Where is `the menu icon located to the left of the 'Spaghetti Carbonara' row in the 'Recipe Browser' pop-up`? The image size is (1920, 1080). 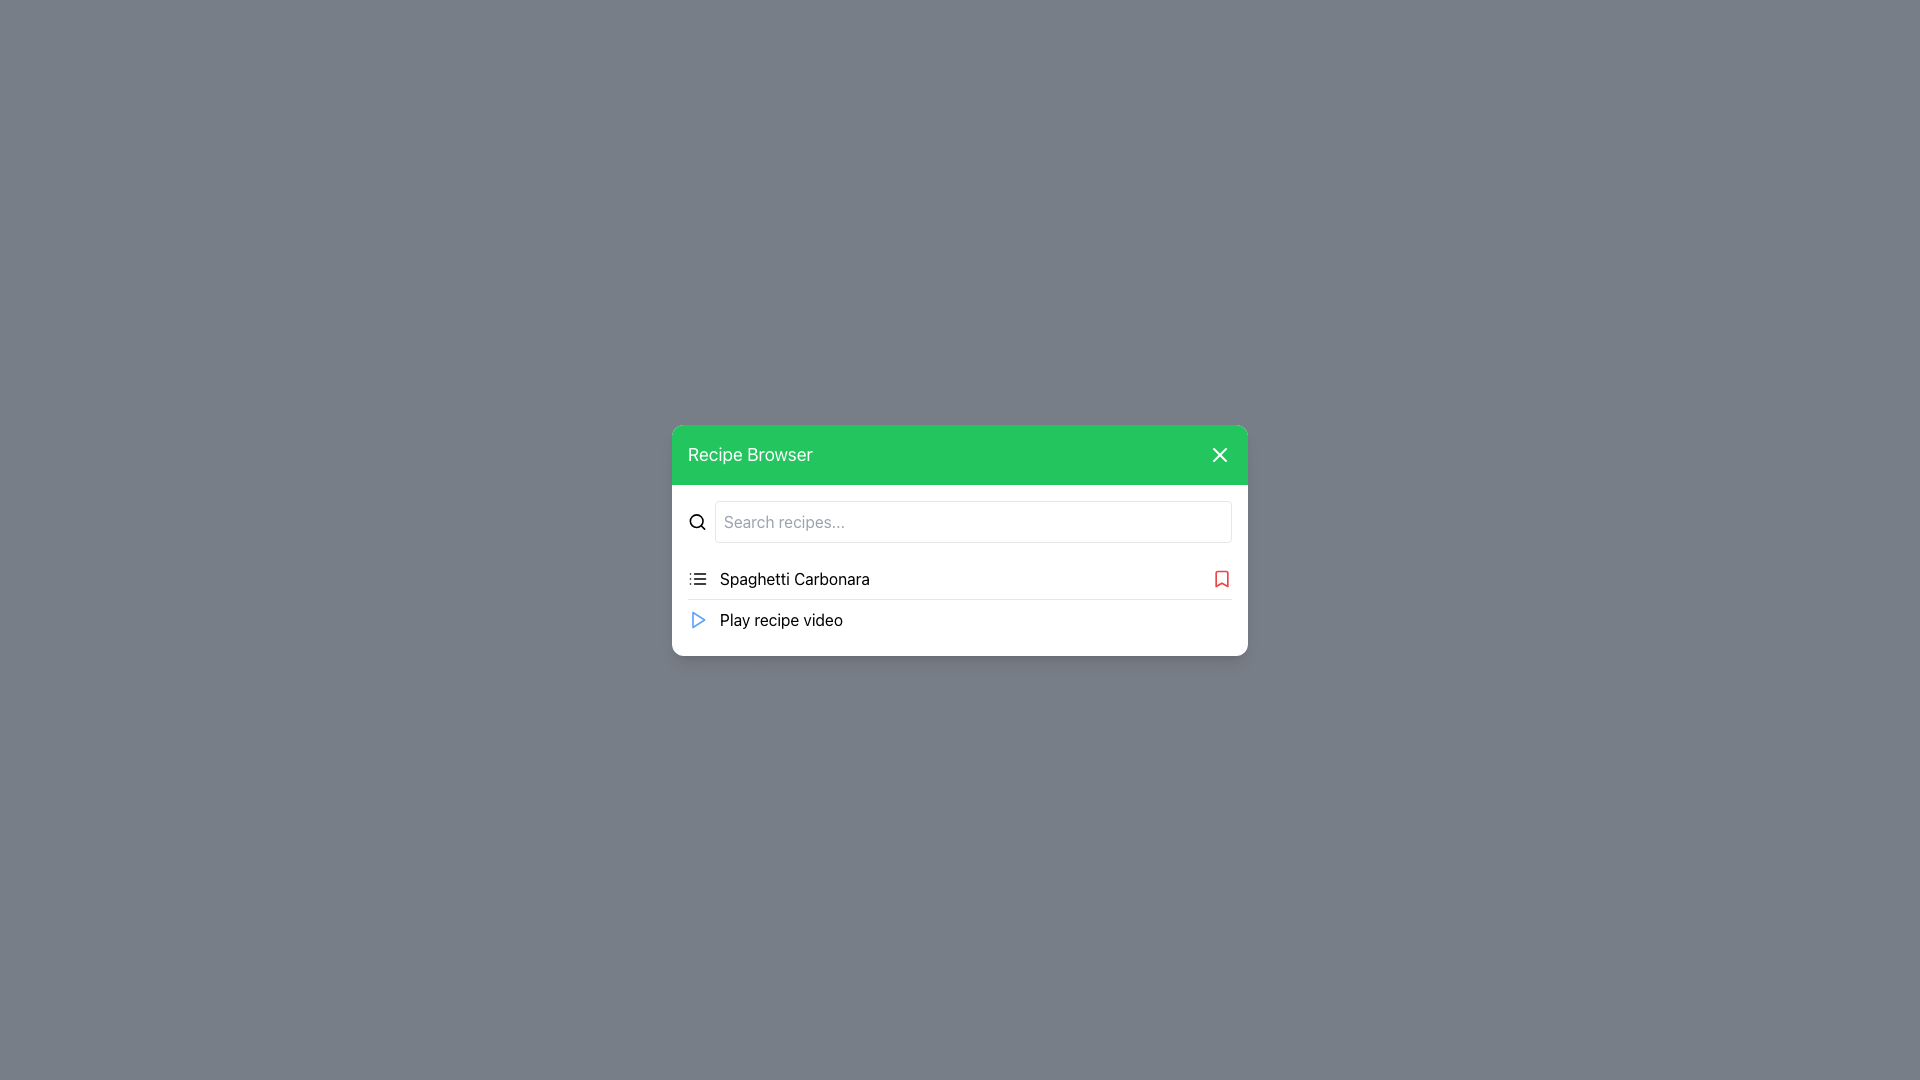 the menu icon located to the left of the 'Spaghetti Carbonara' row in the 'Recipe Browser' pop-up is located at coordinates (697, 578).